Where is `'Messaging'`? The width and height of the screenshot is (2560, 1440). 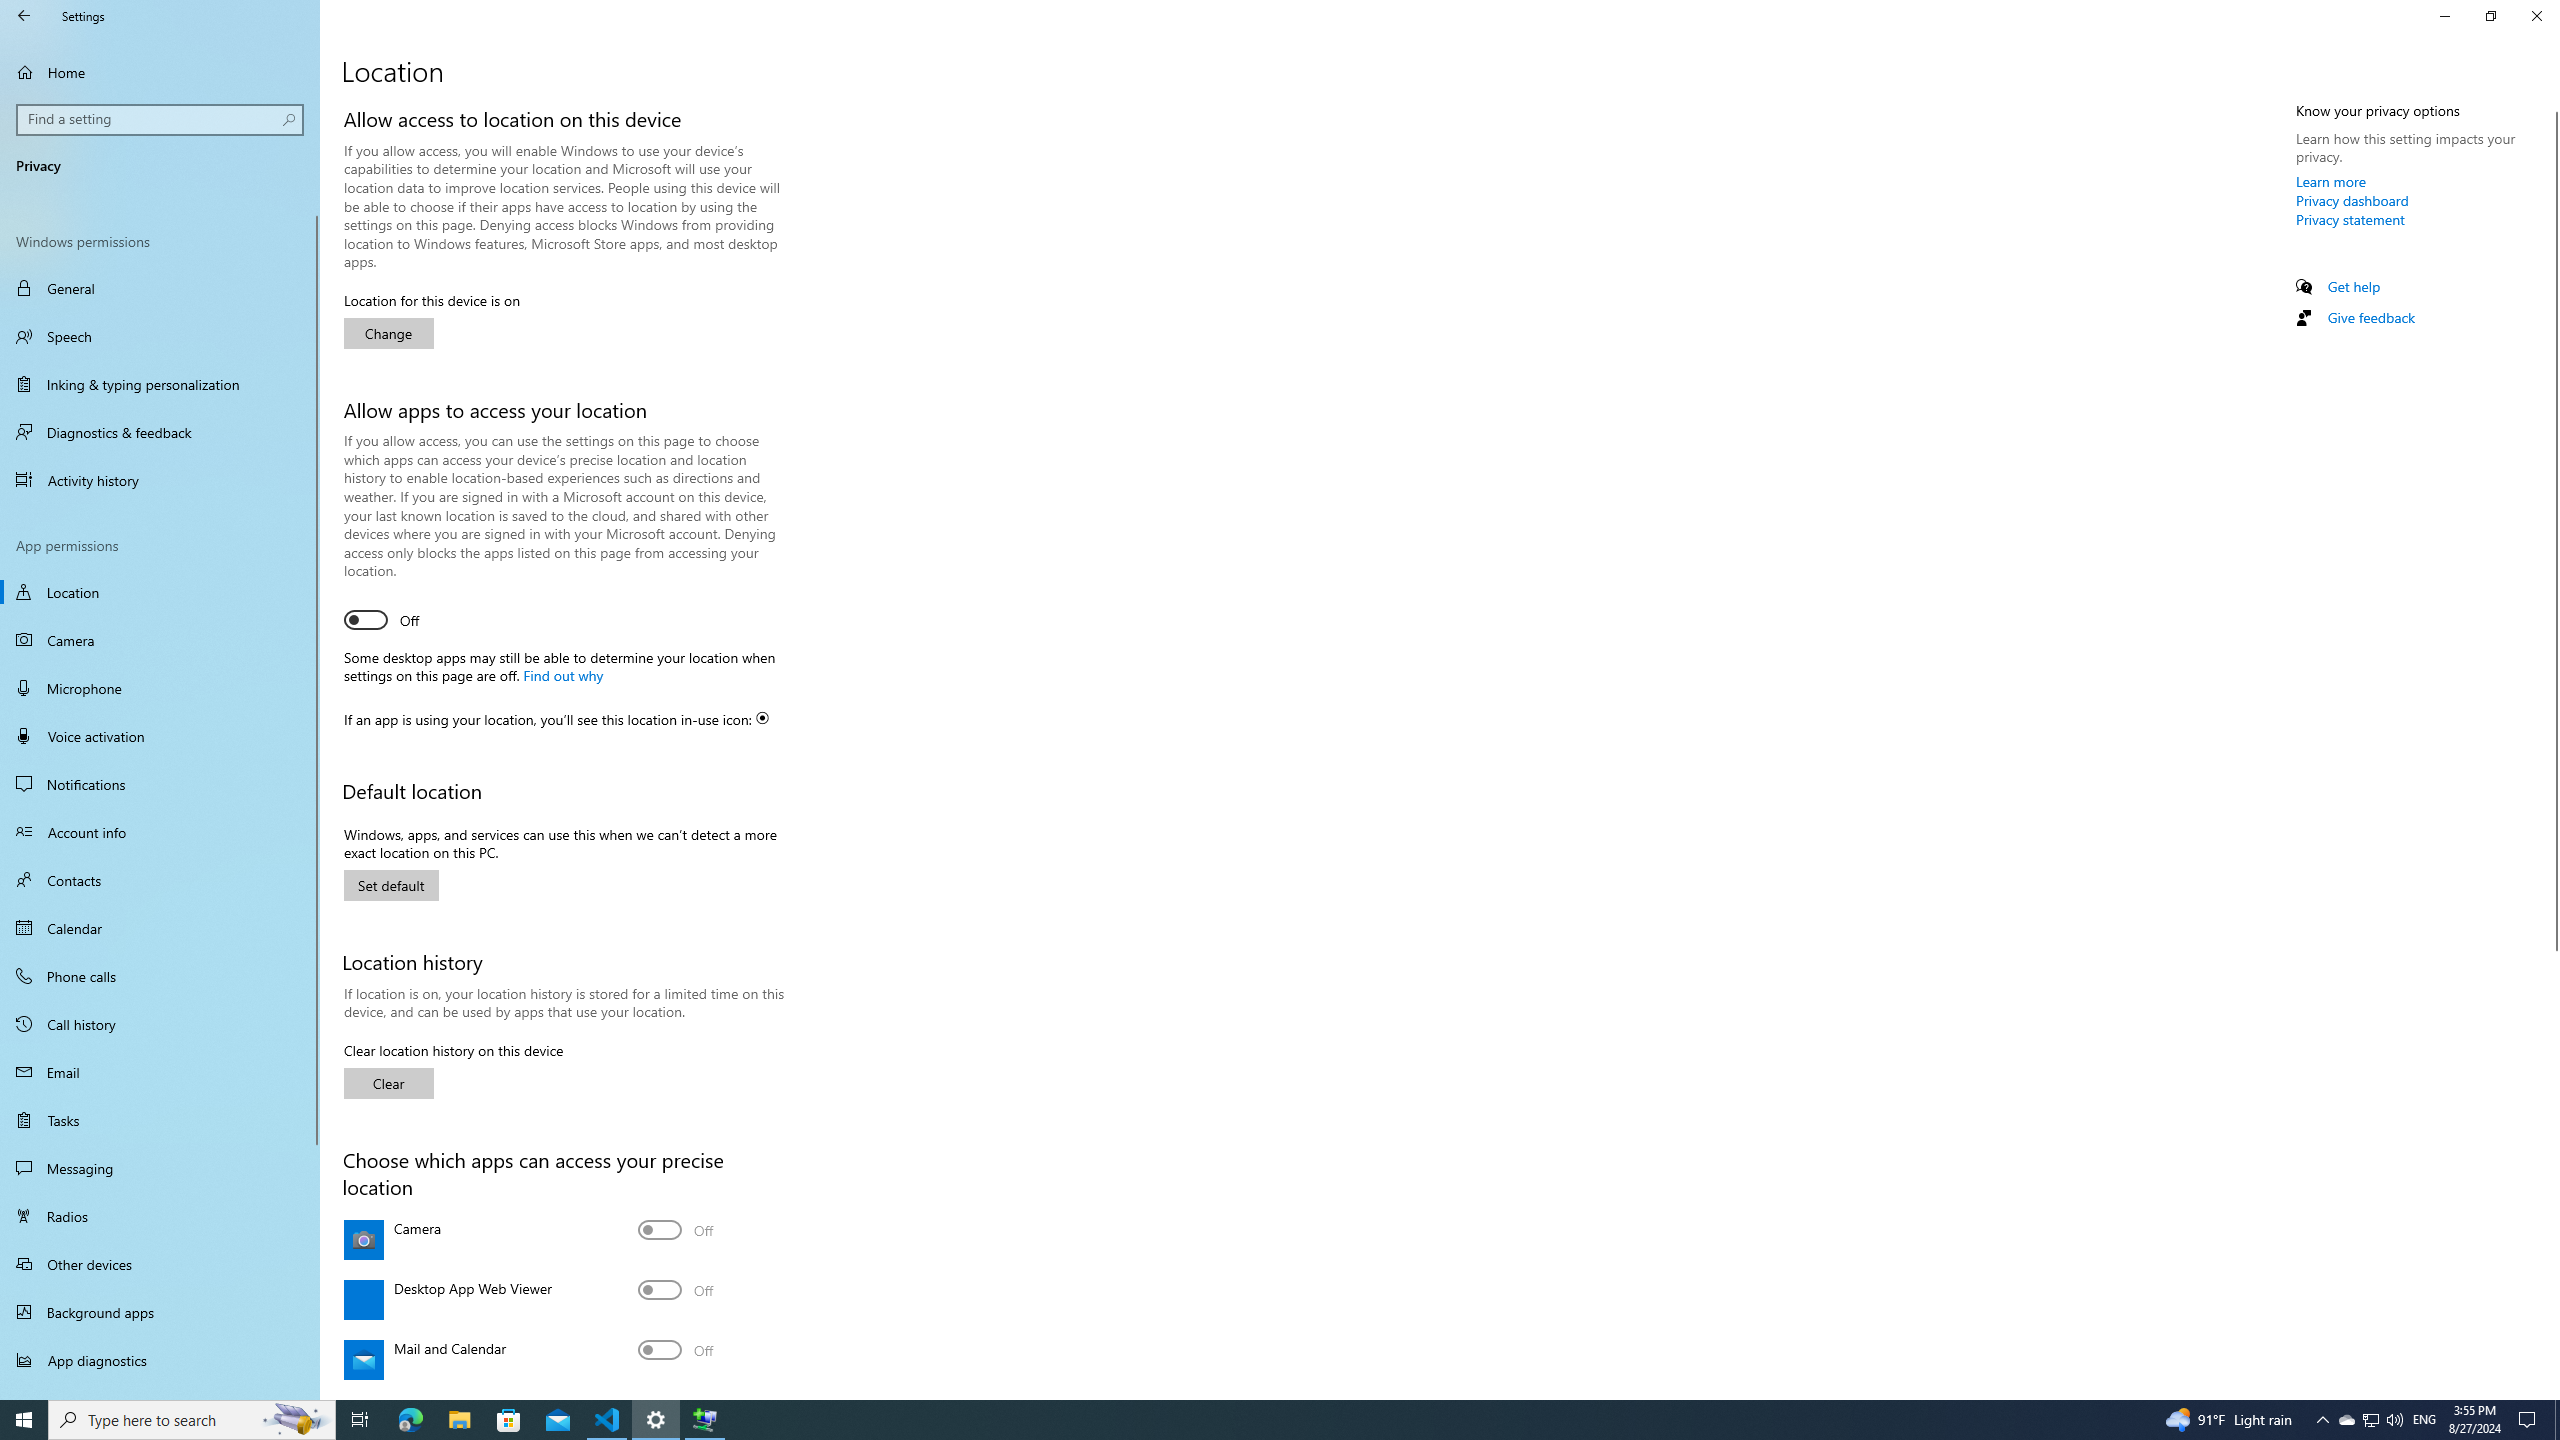
'Messaging' is located at coordinates (159, 1167).